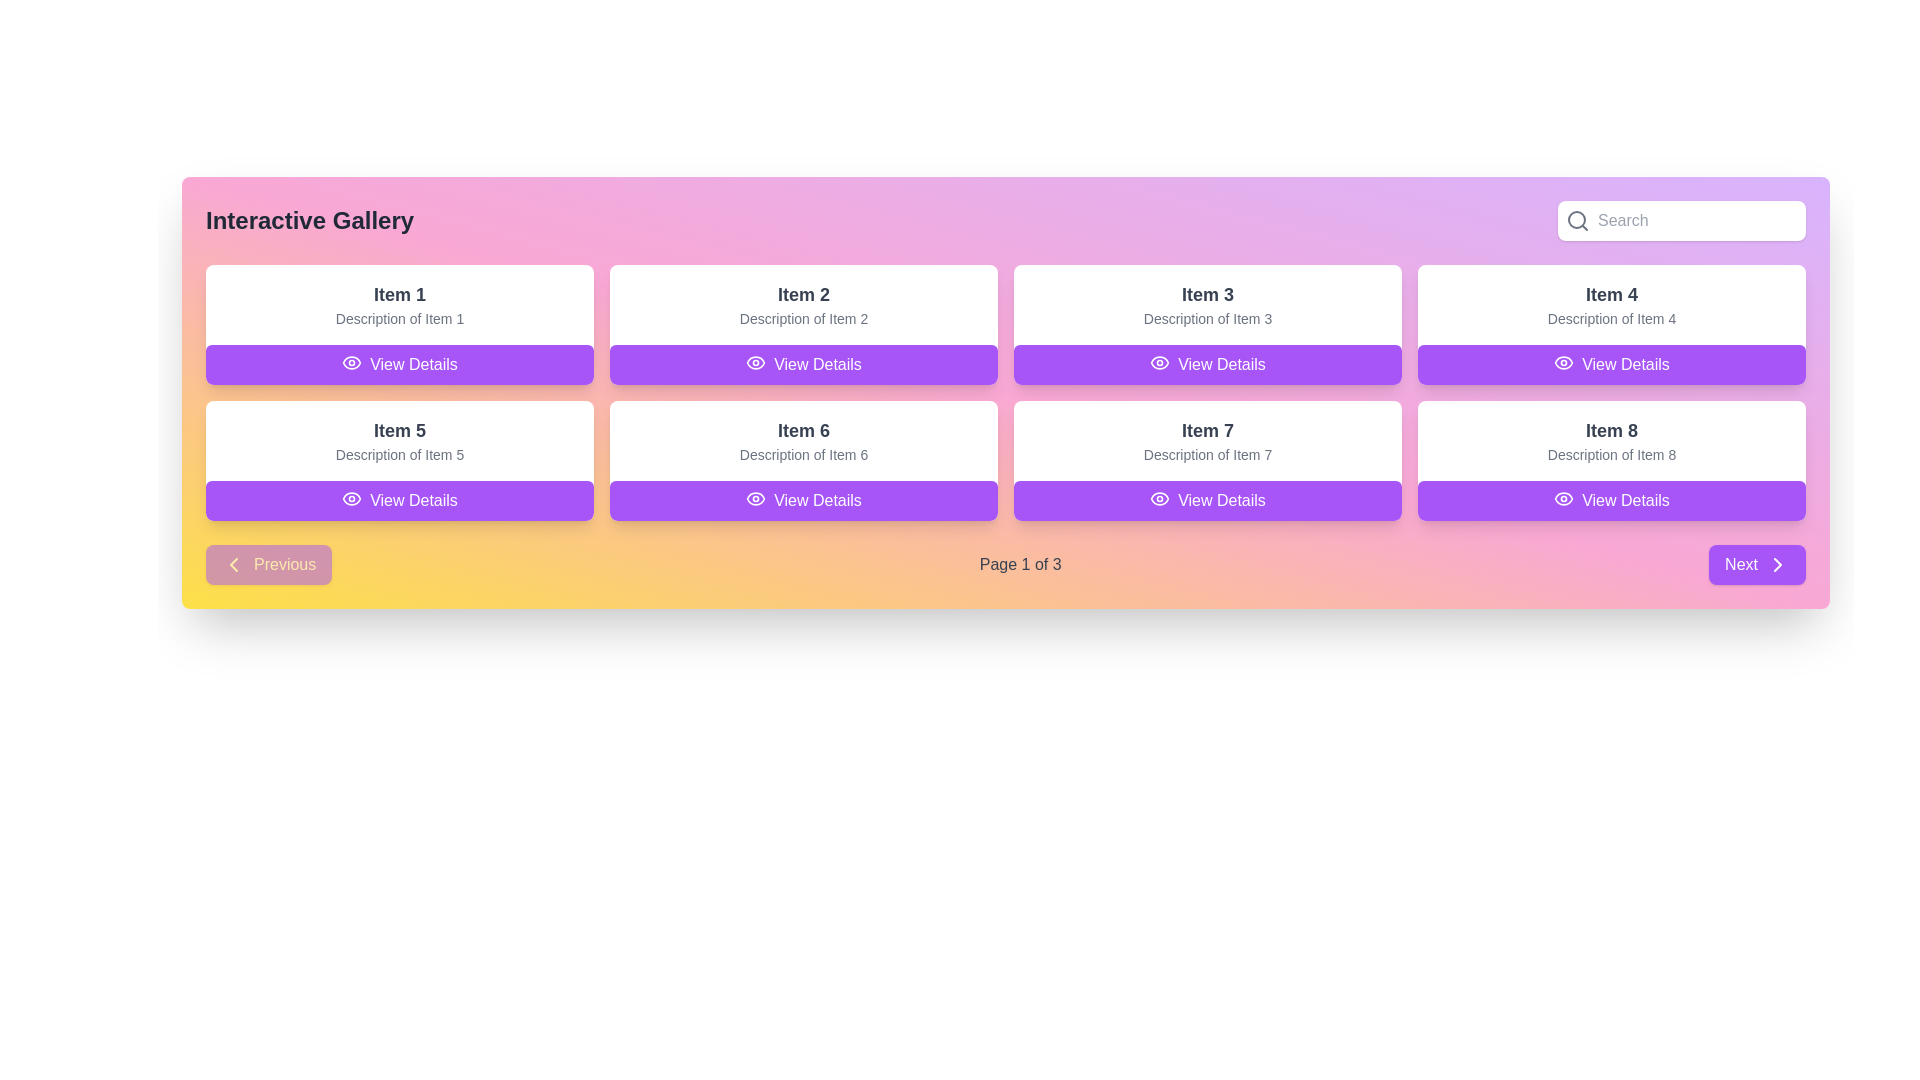  I want to click on the text label that displays 'Description of Item 7', which is located under the heading 'Item 7' in the card layout, so click(1207, 455).